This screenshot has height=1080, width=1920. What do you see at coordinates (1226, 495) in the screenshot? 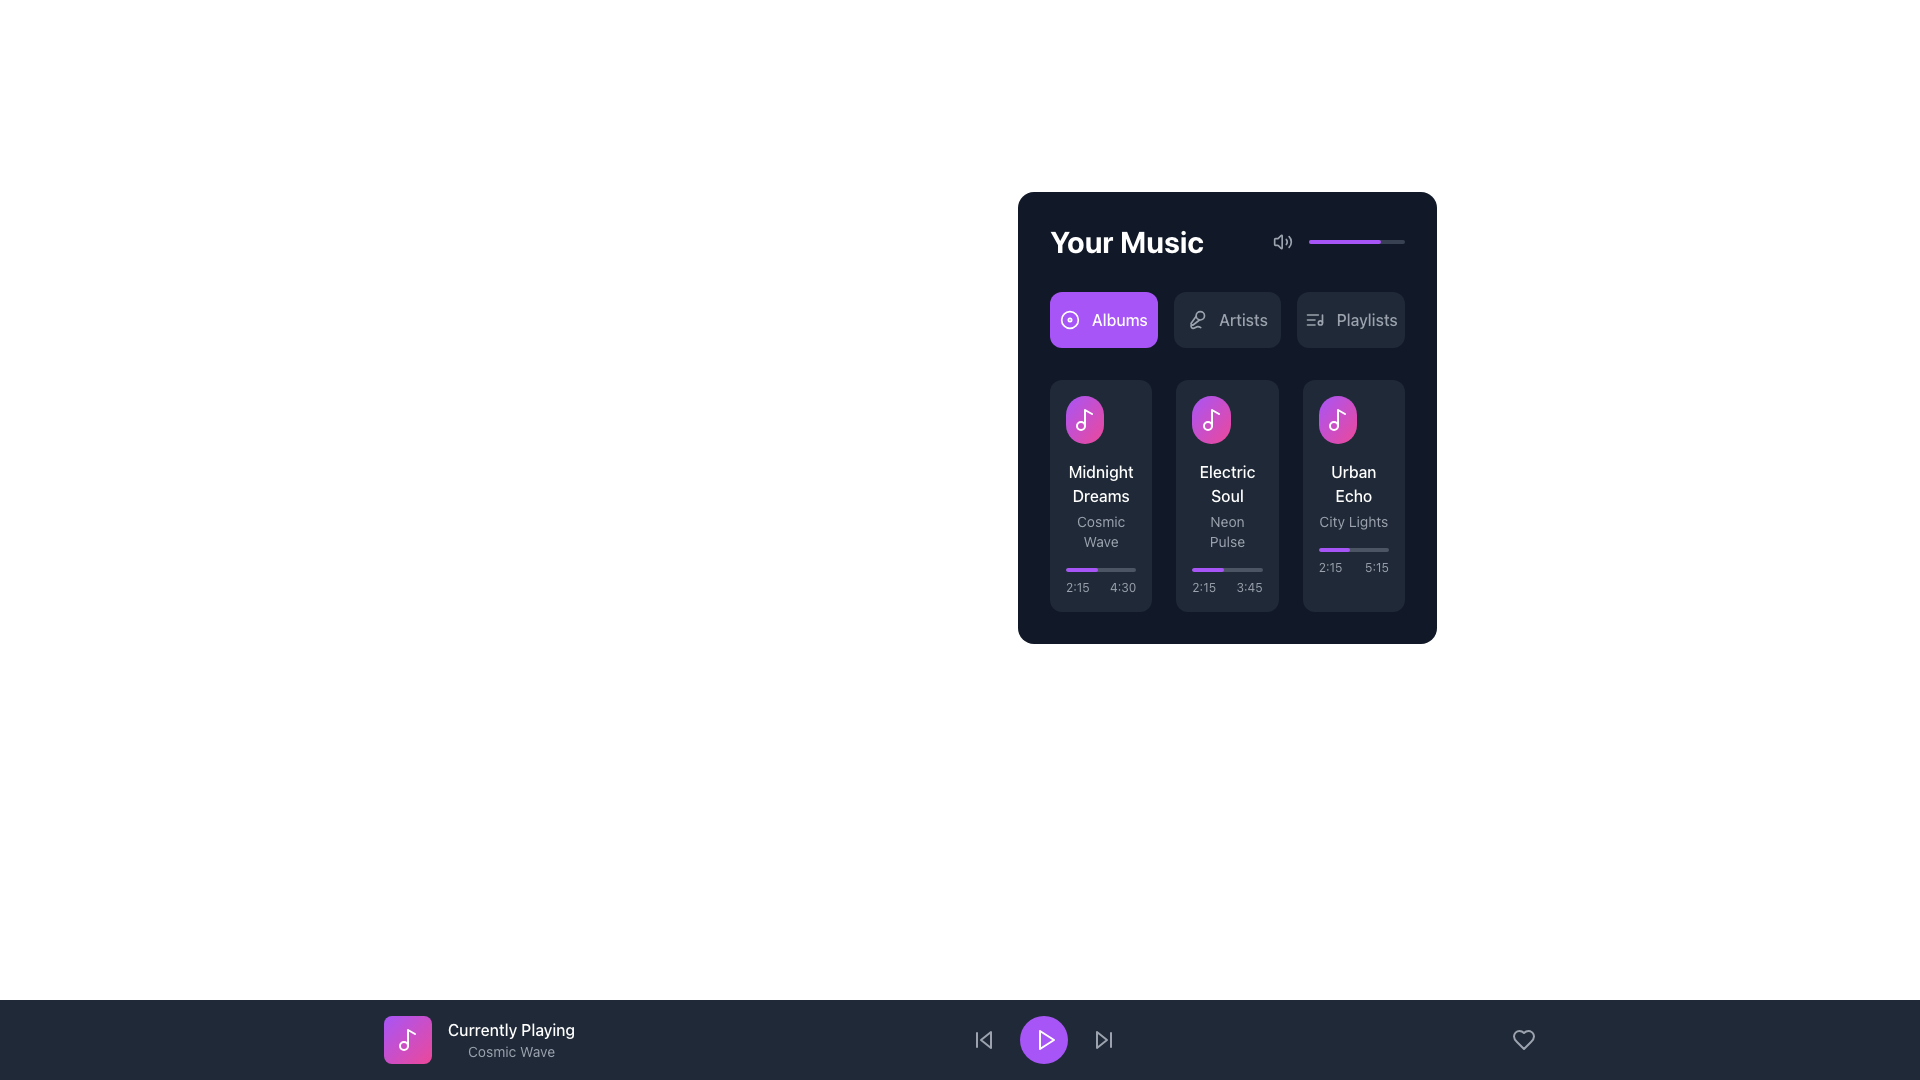
I see `the music track card representing 'Electric Soul'` at bounding box center [1226, 495].